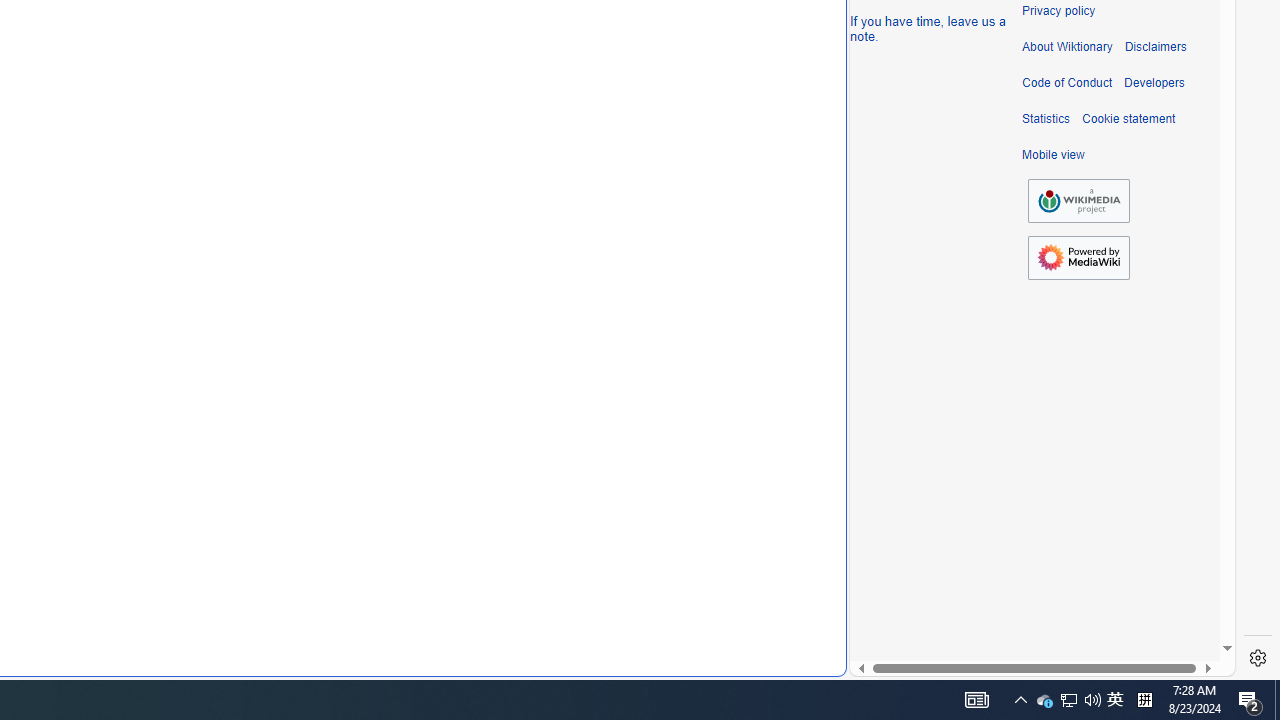  What do you see at coordinates (927, 28) in the screenshot?
I see `'If you have time, leave us a note.'` at bounding box center [927, 28].